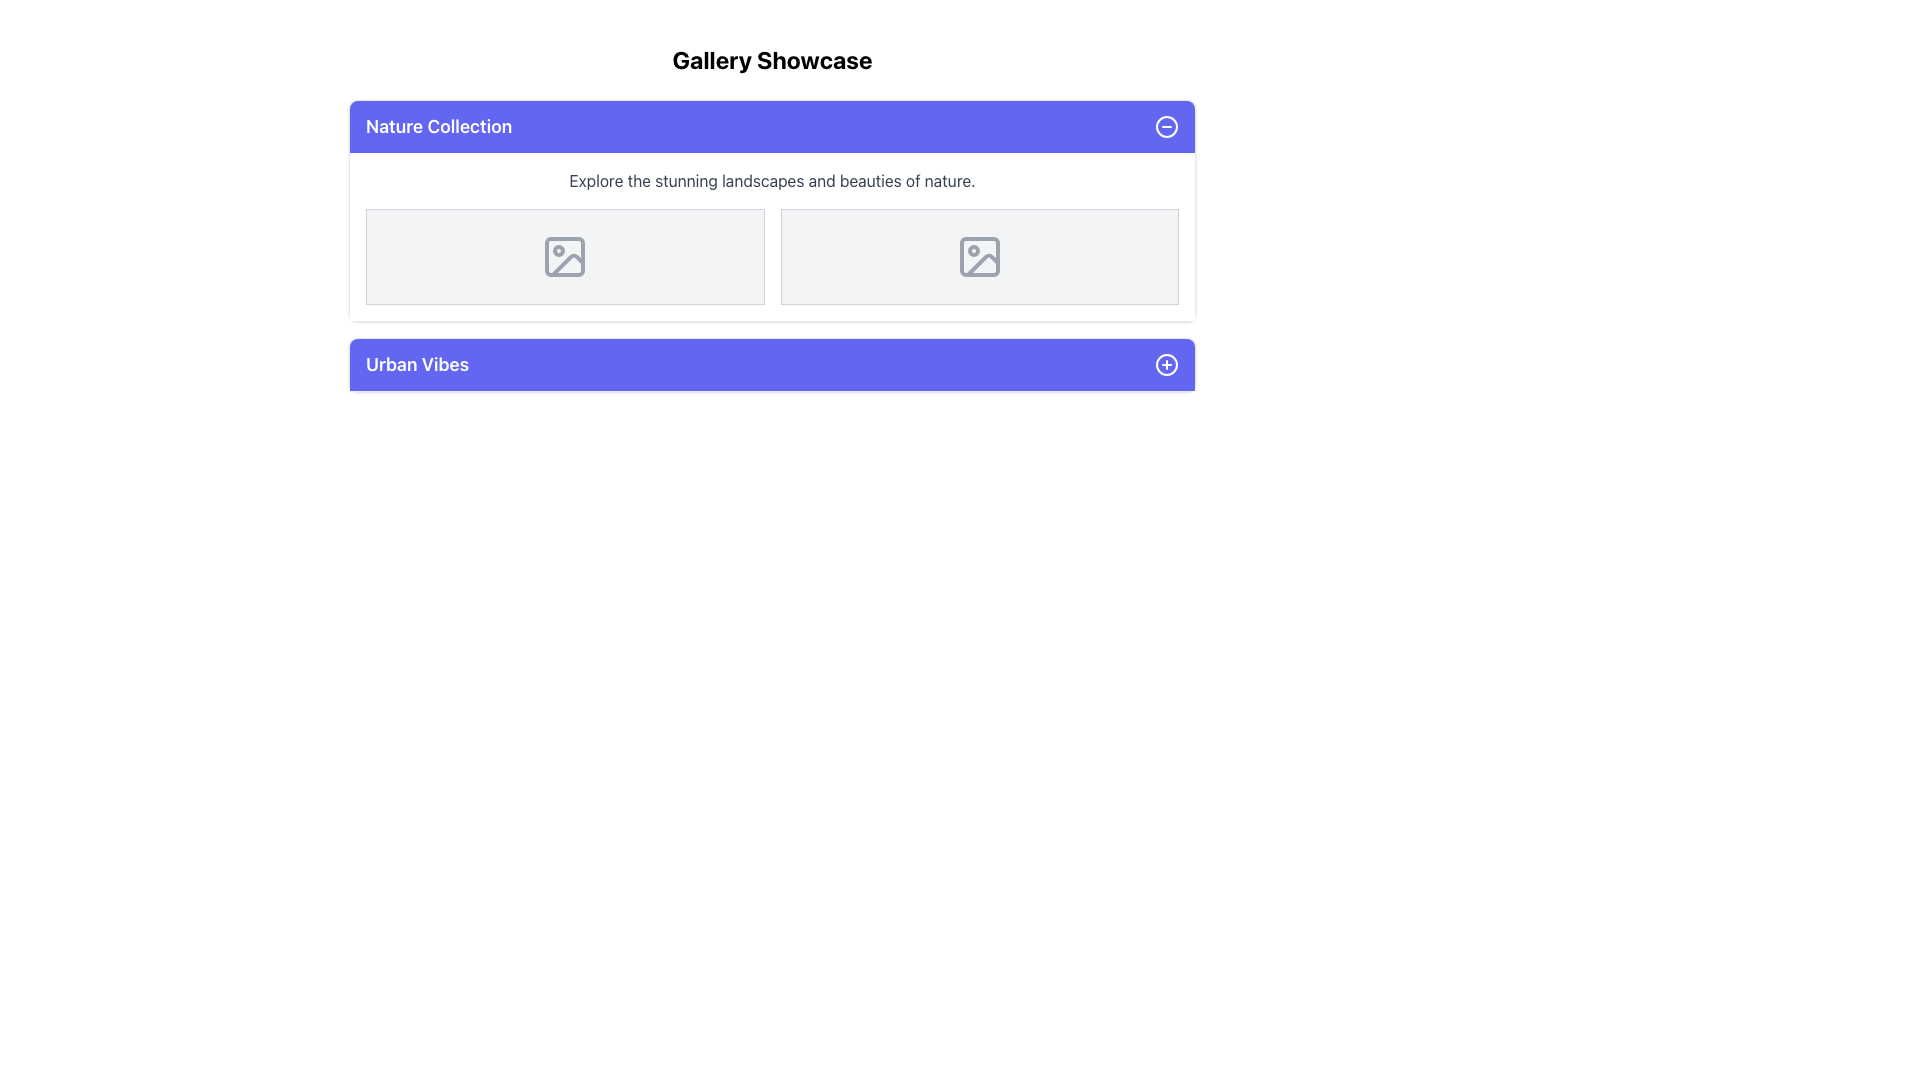 The image size is (1920, 1080). Describe the element at coordinates (1166, 365) in the screenshot. I see `the surrounding area of the decorative circle element representing a plus icon within the purple bar labeled 'Urban Vibes'` at that location.